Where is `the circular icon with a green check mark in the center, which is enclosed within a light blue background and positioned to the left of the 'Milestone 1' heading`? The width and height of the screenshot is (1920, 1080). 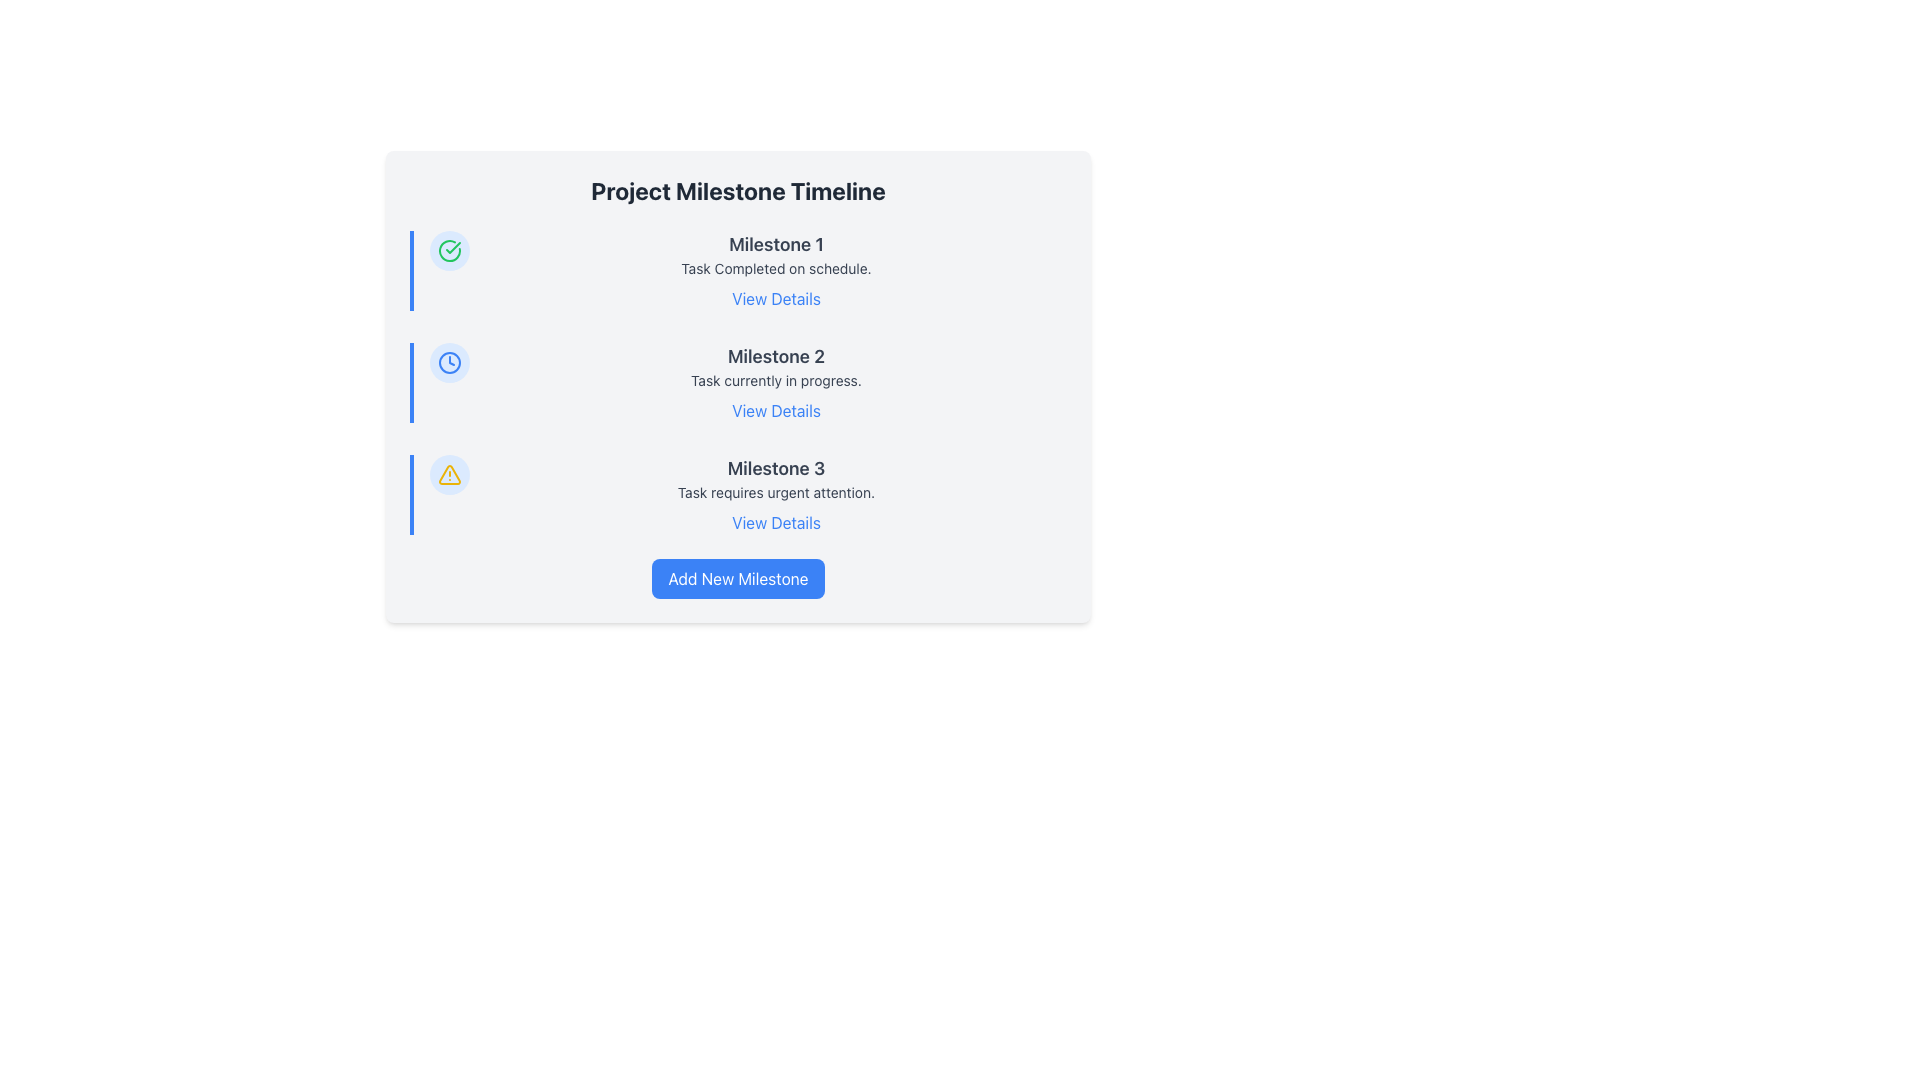
the circular icon with a green check mark in the center, which is enclosed within a light blue background and positioned to the left of the 'Milestone 1' heading is located at coordinates (449, 249).